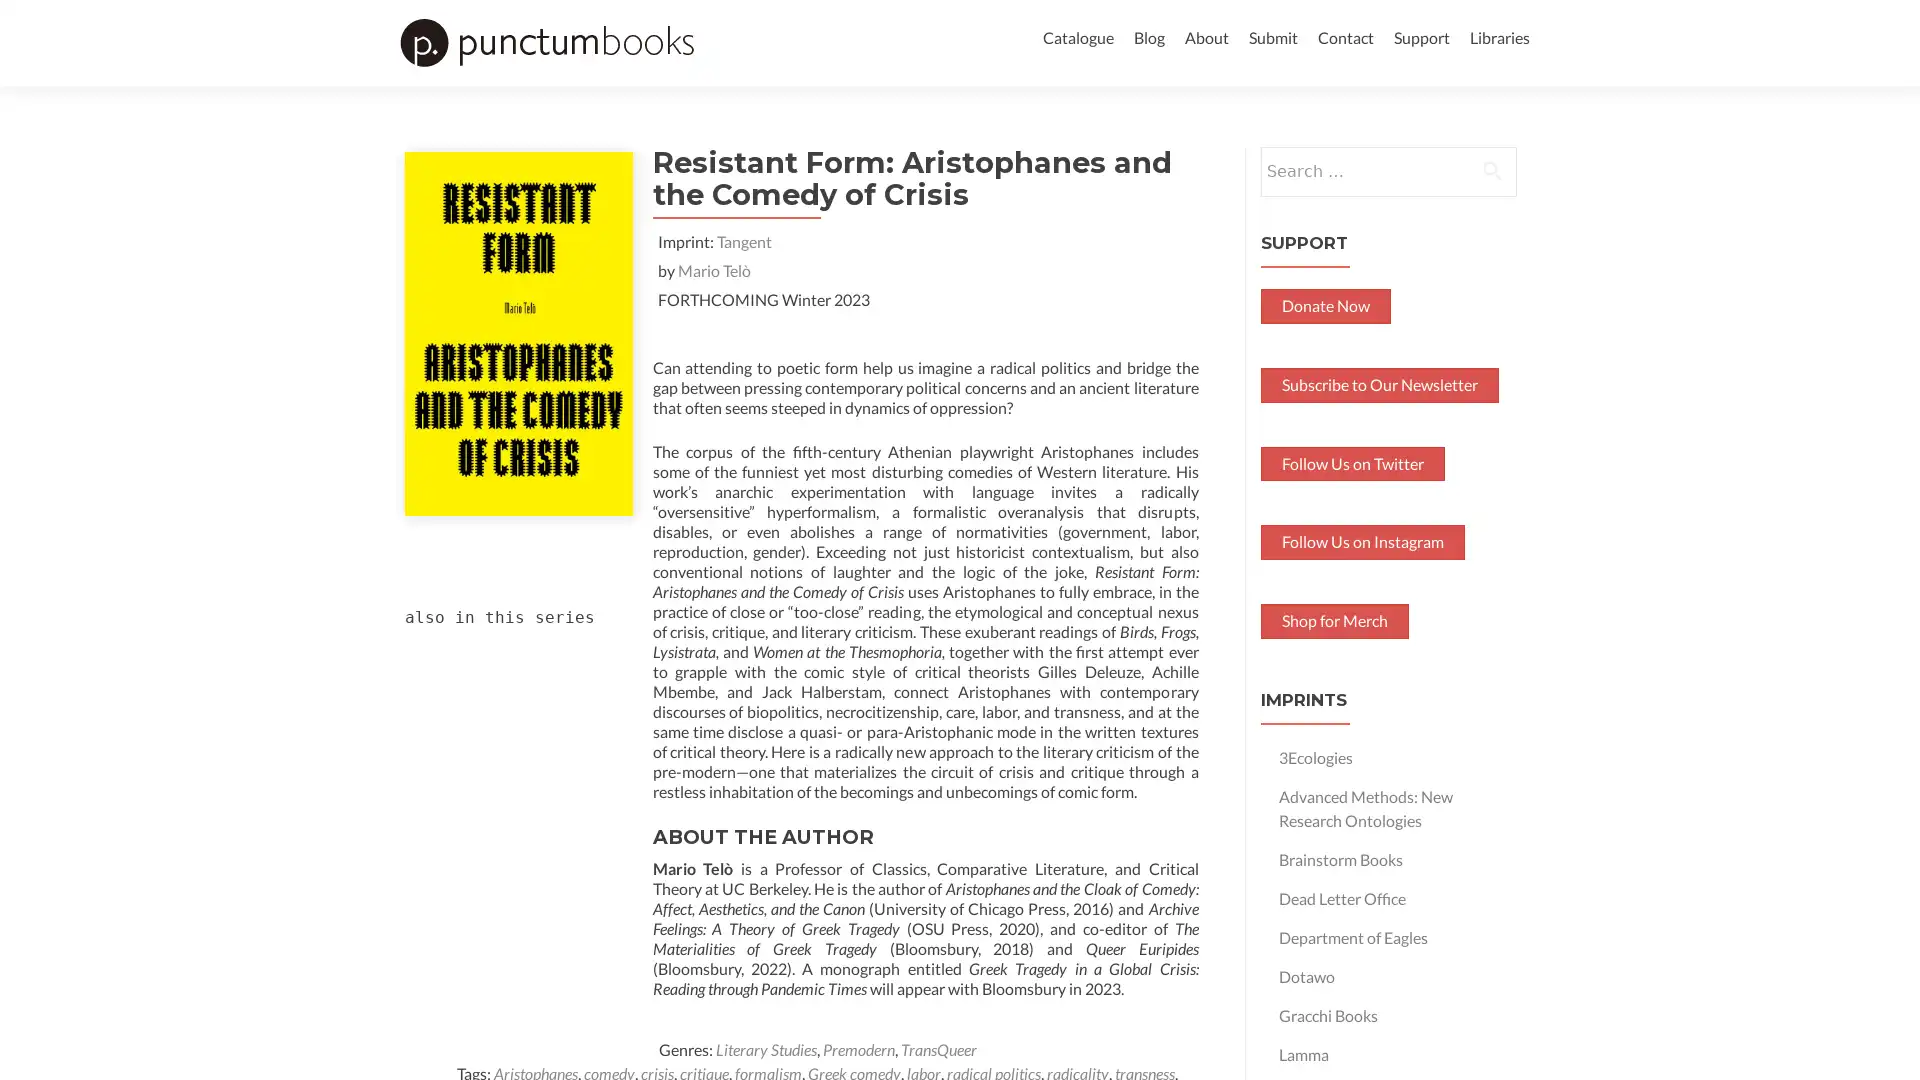 This screenshot has width=1920, height=1080. I want to click on Search, so click(1492, 204).